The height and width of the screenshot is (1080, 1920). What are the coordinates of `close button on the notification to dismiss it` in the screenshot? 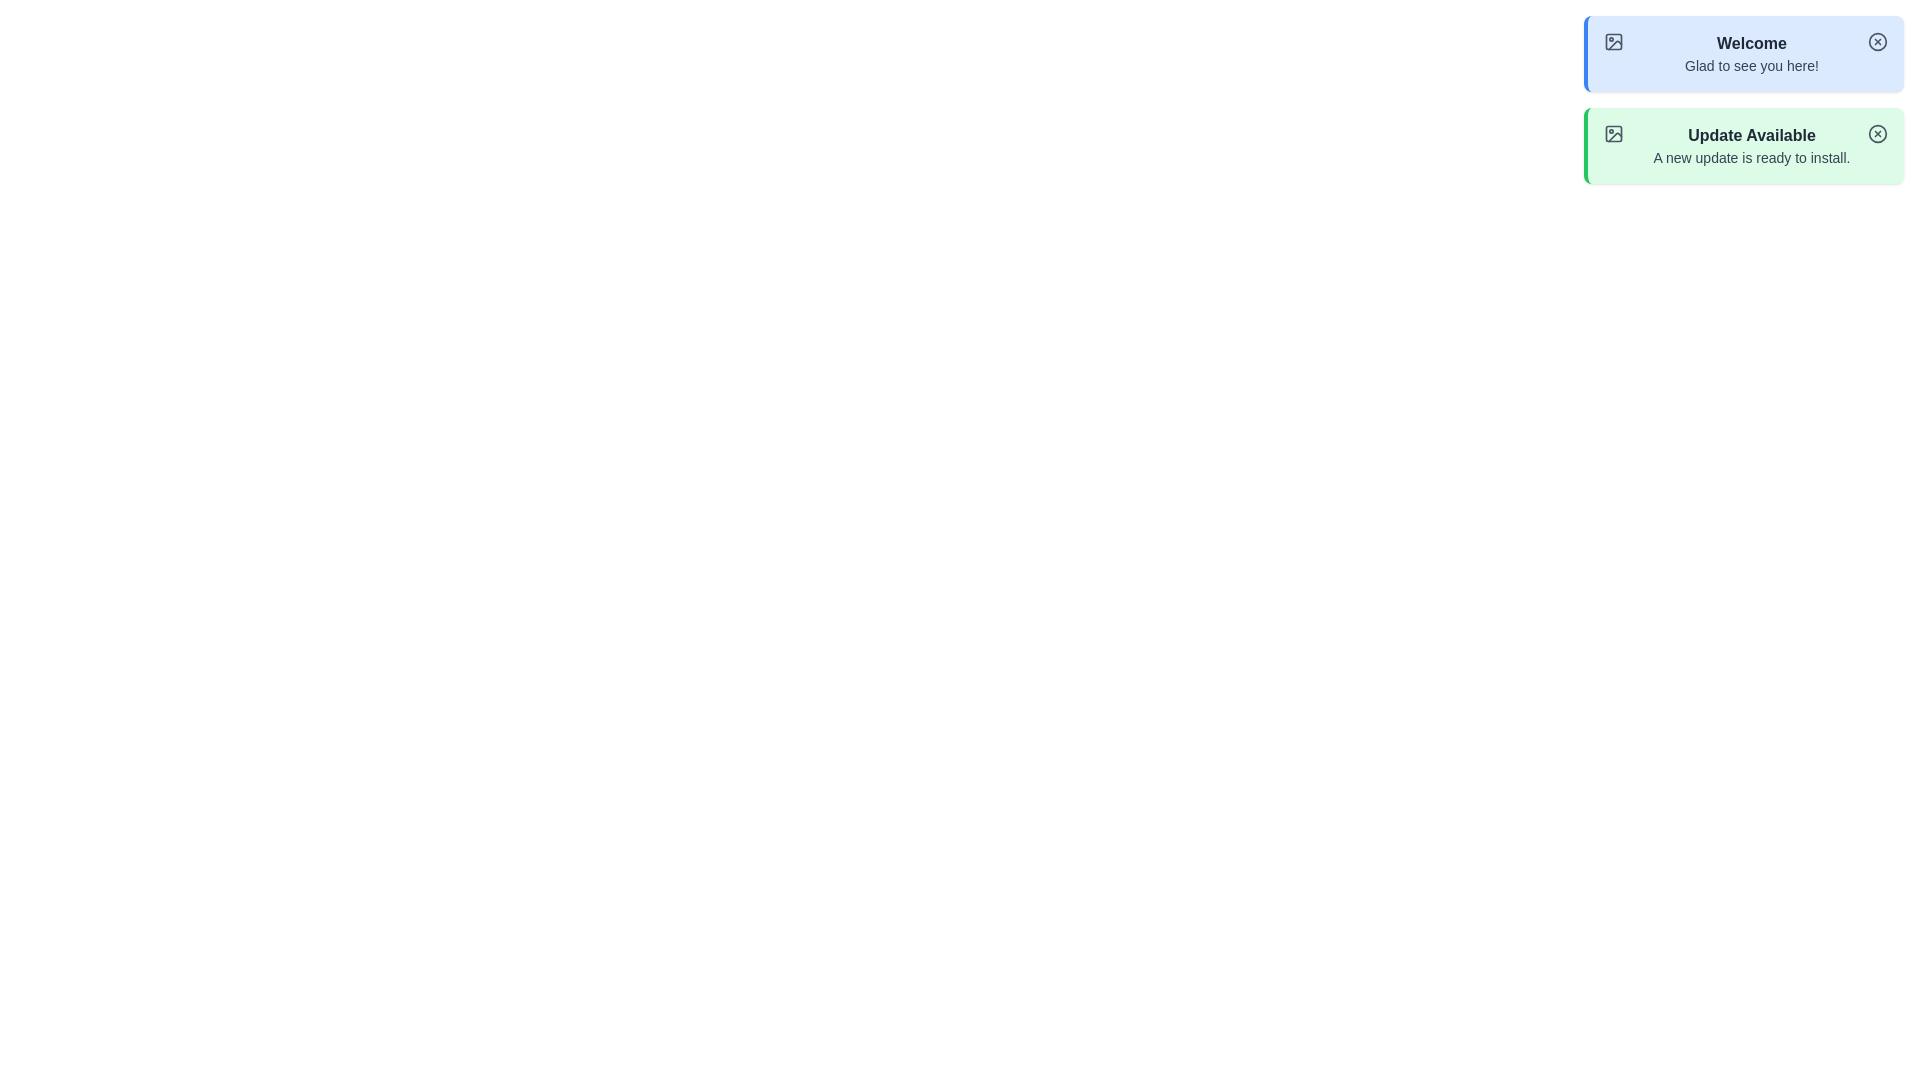 It's located at (1876, 42).